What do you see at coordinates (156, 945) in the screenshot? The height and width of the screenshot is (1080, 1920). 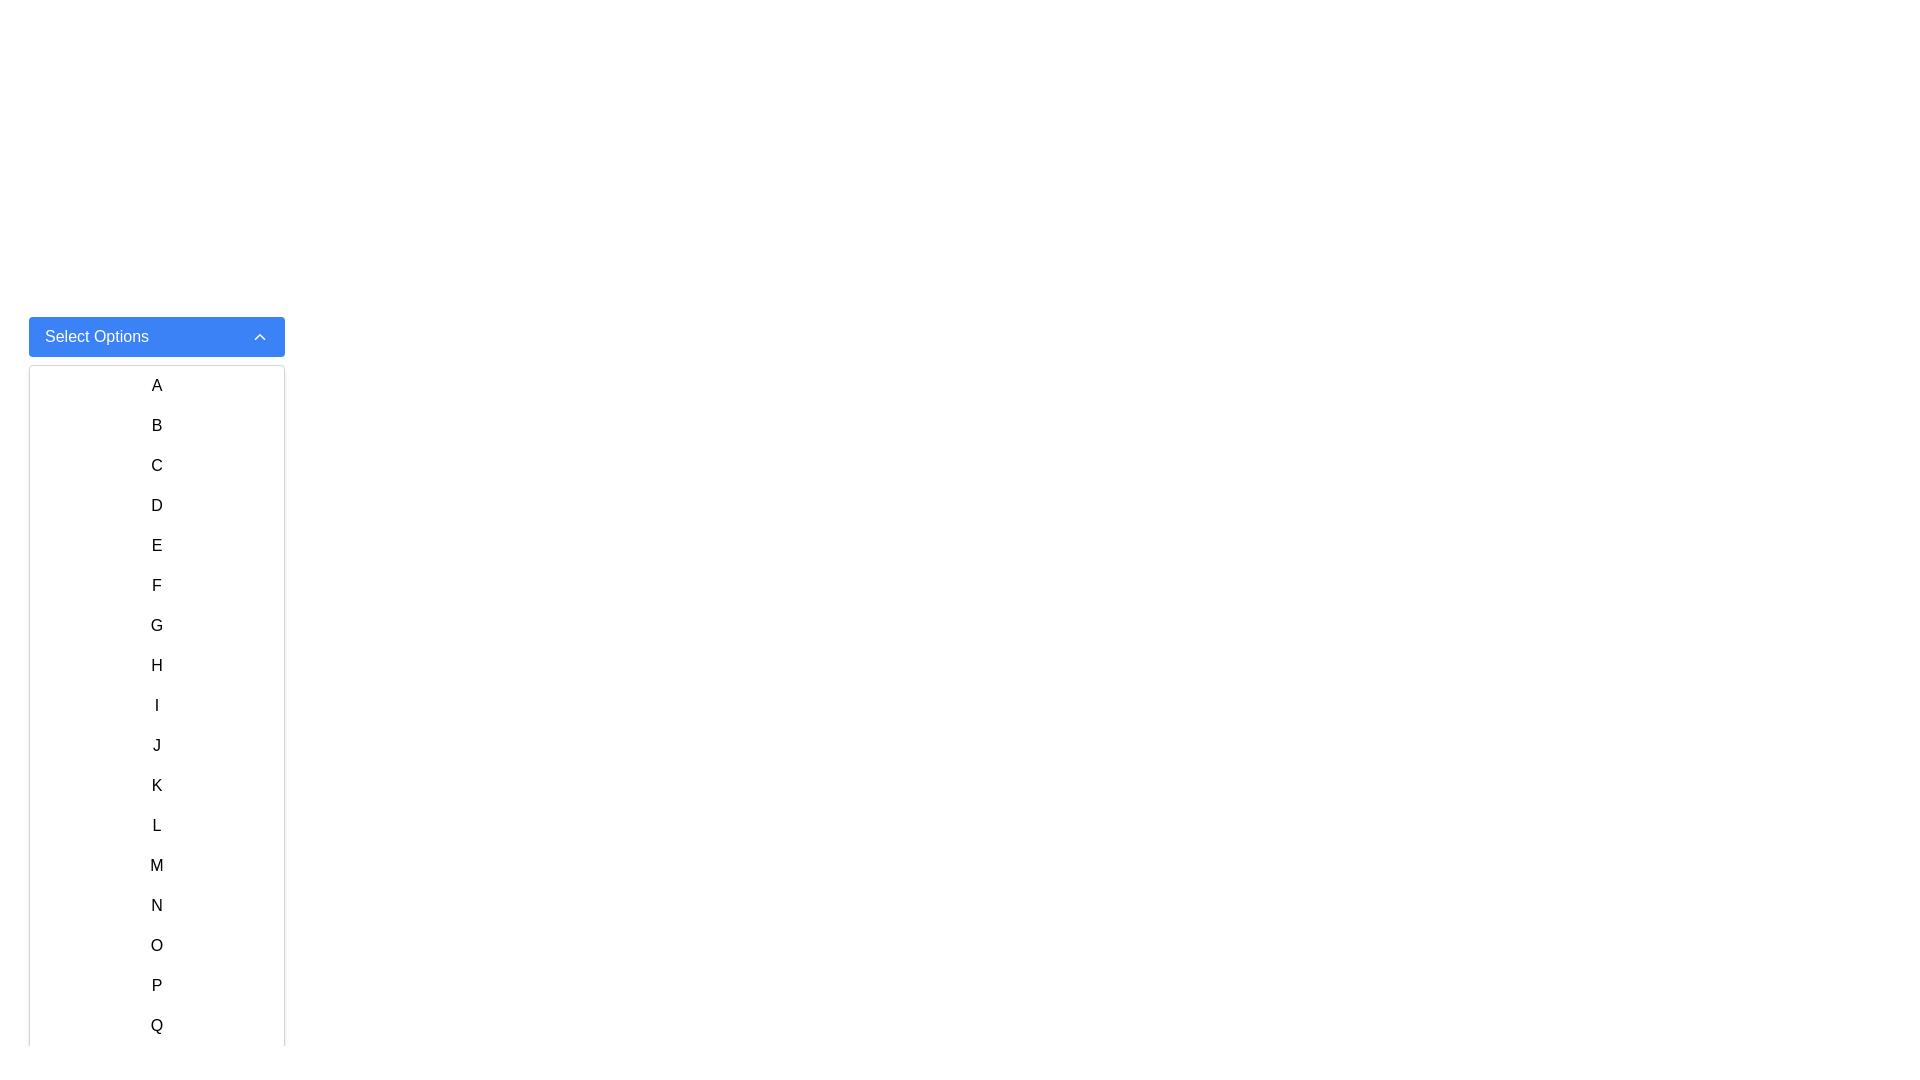 I see `the 15th item in the dropdown menu that allows the user to select the letter 'O', which is positioned between 'N' and 'P'` at bounding box center [156, 945].